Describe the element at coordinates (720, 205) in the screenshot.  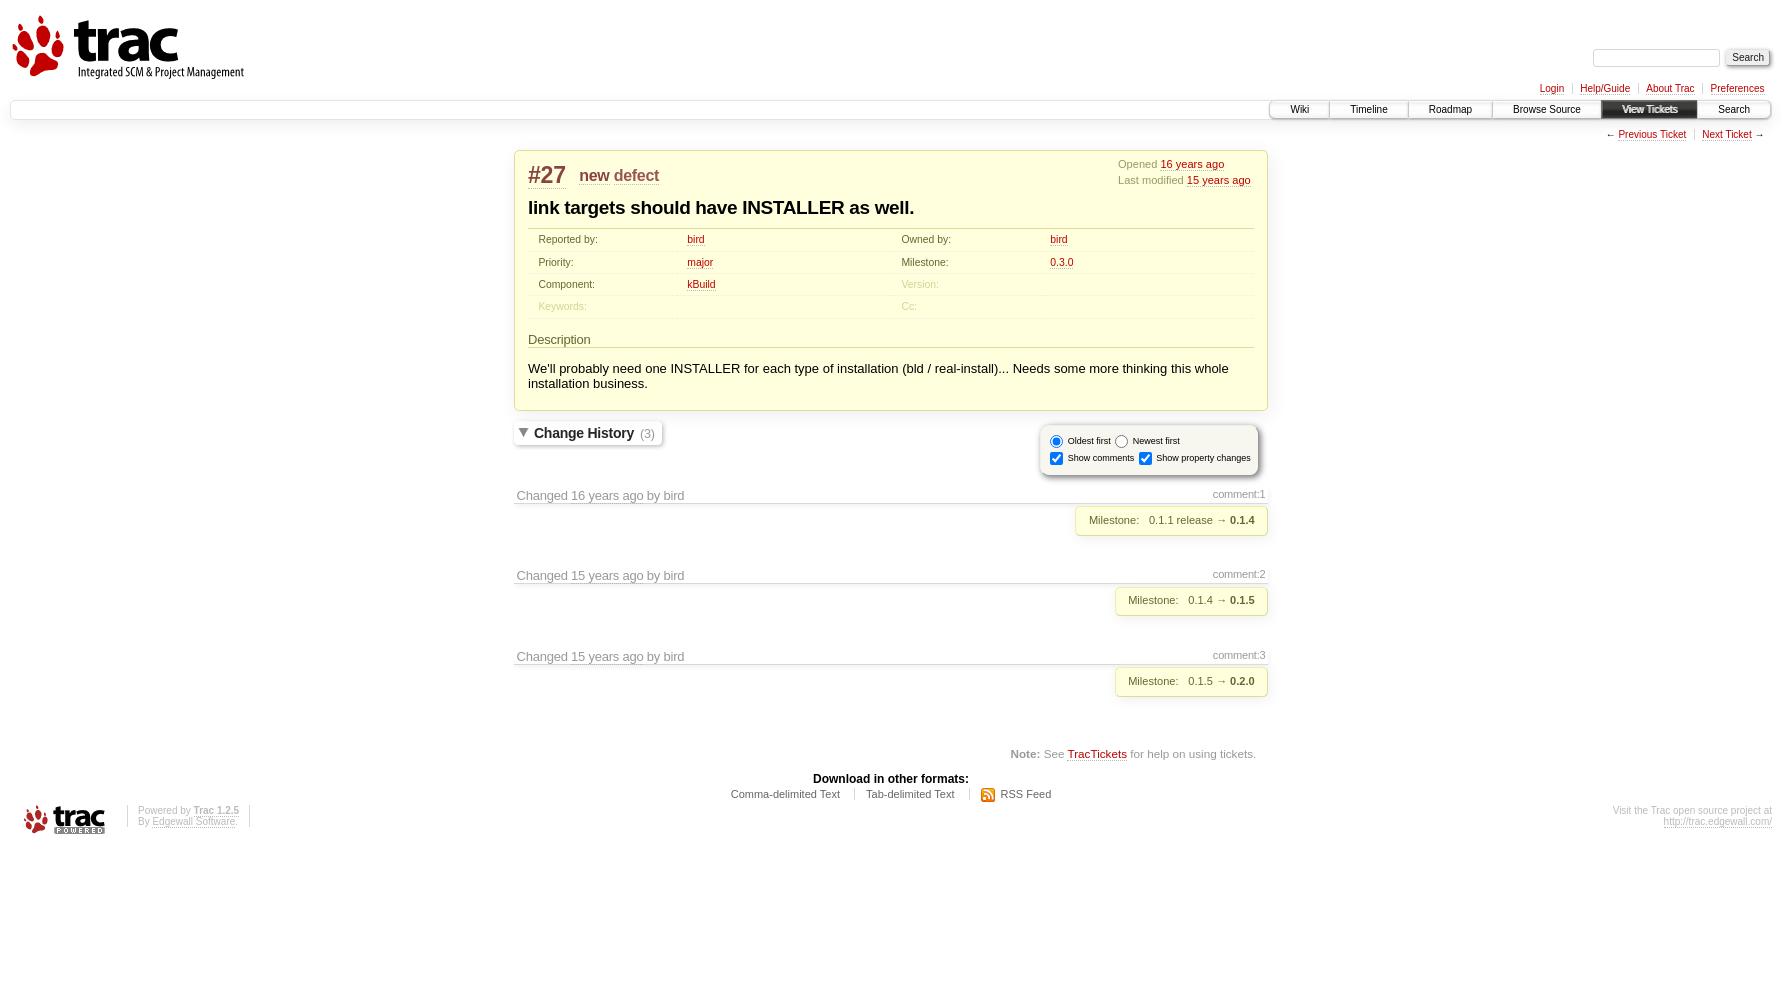
I see `'link targets should have INSTALLER as well.'` at that location.